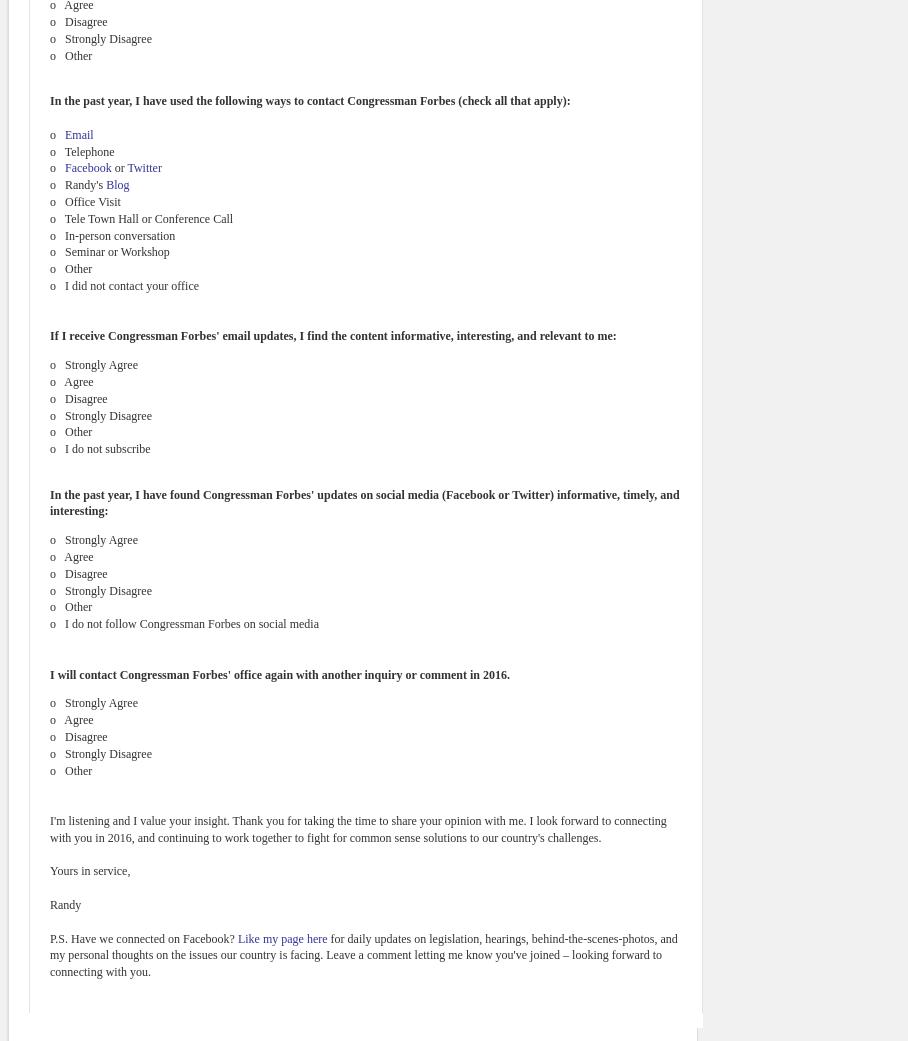 This screenshot has height=1041, width=908. I want to click on 'In the past year, I have used the following ways to contact Congressman Forbes (check all that apply):', so click(308, 99).